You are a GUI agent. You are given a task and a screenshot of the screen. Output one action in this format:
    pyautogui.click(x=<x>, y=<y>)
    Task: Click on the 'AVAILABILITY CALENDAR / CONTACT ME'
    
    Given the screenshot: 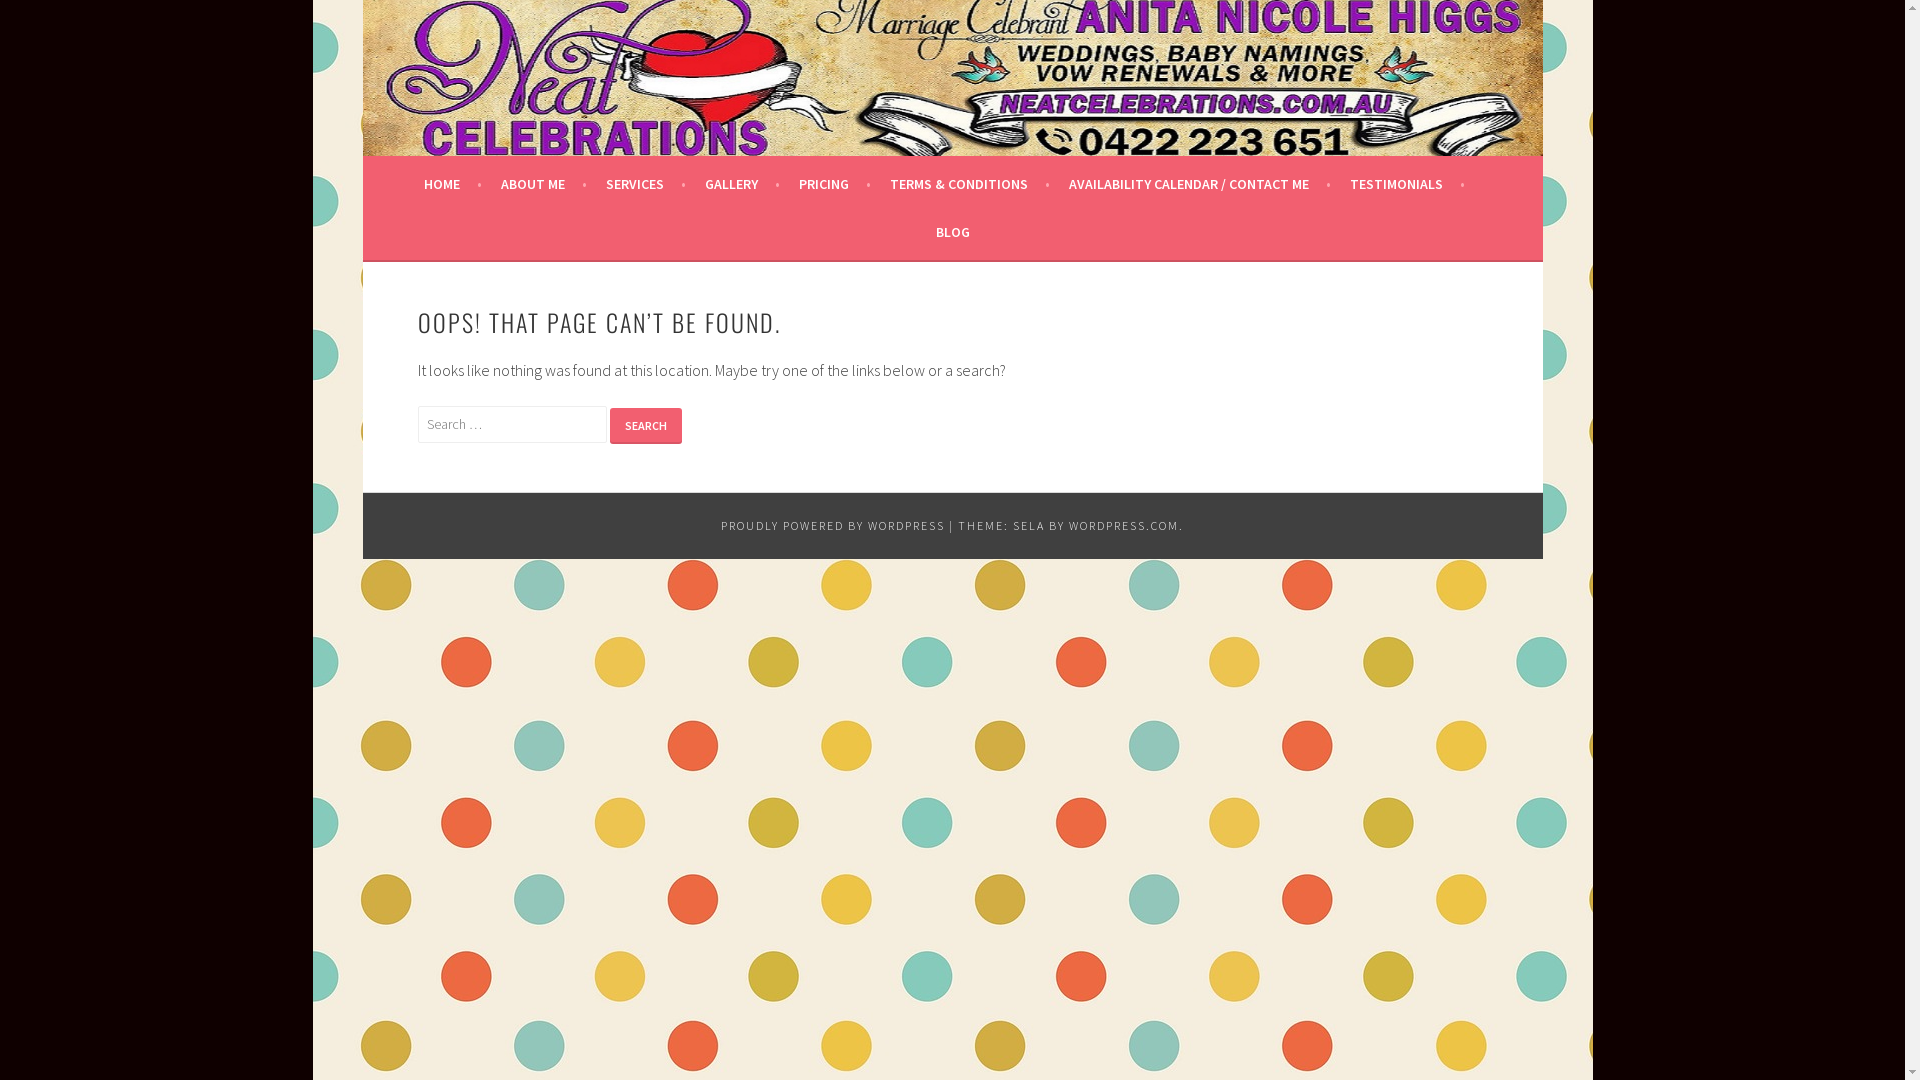 What is the action you would take?
    pyautogui.click(x=1200, y=184)
    